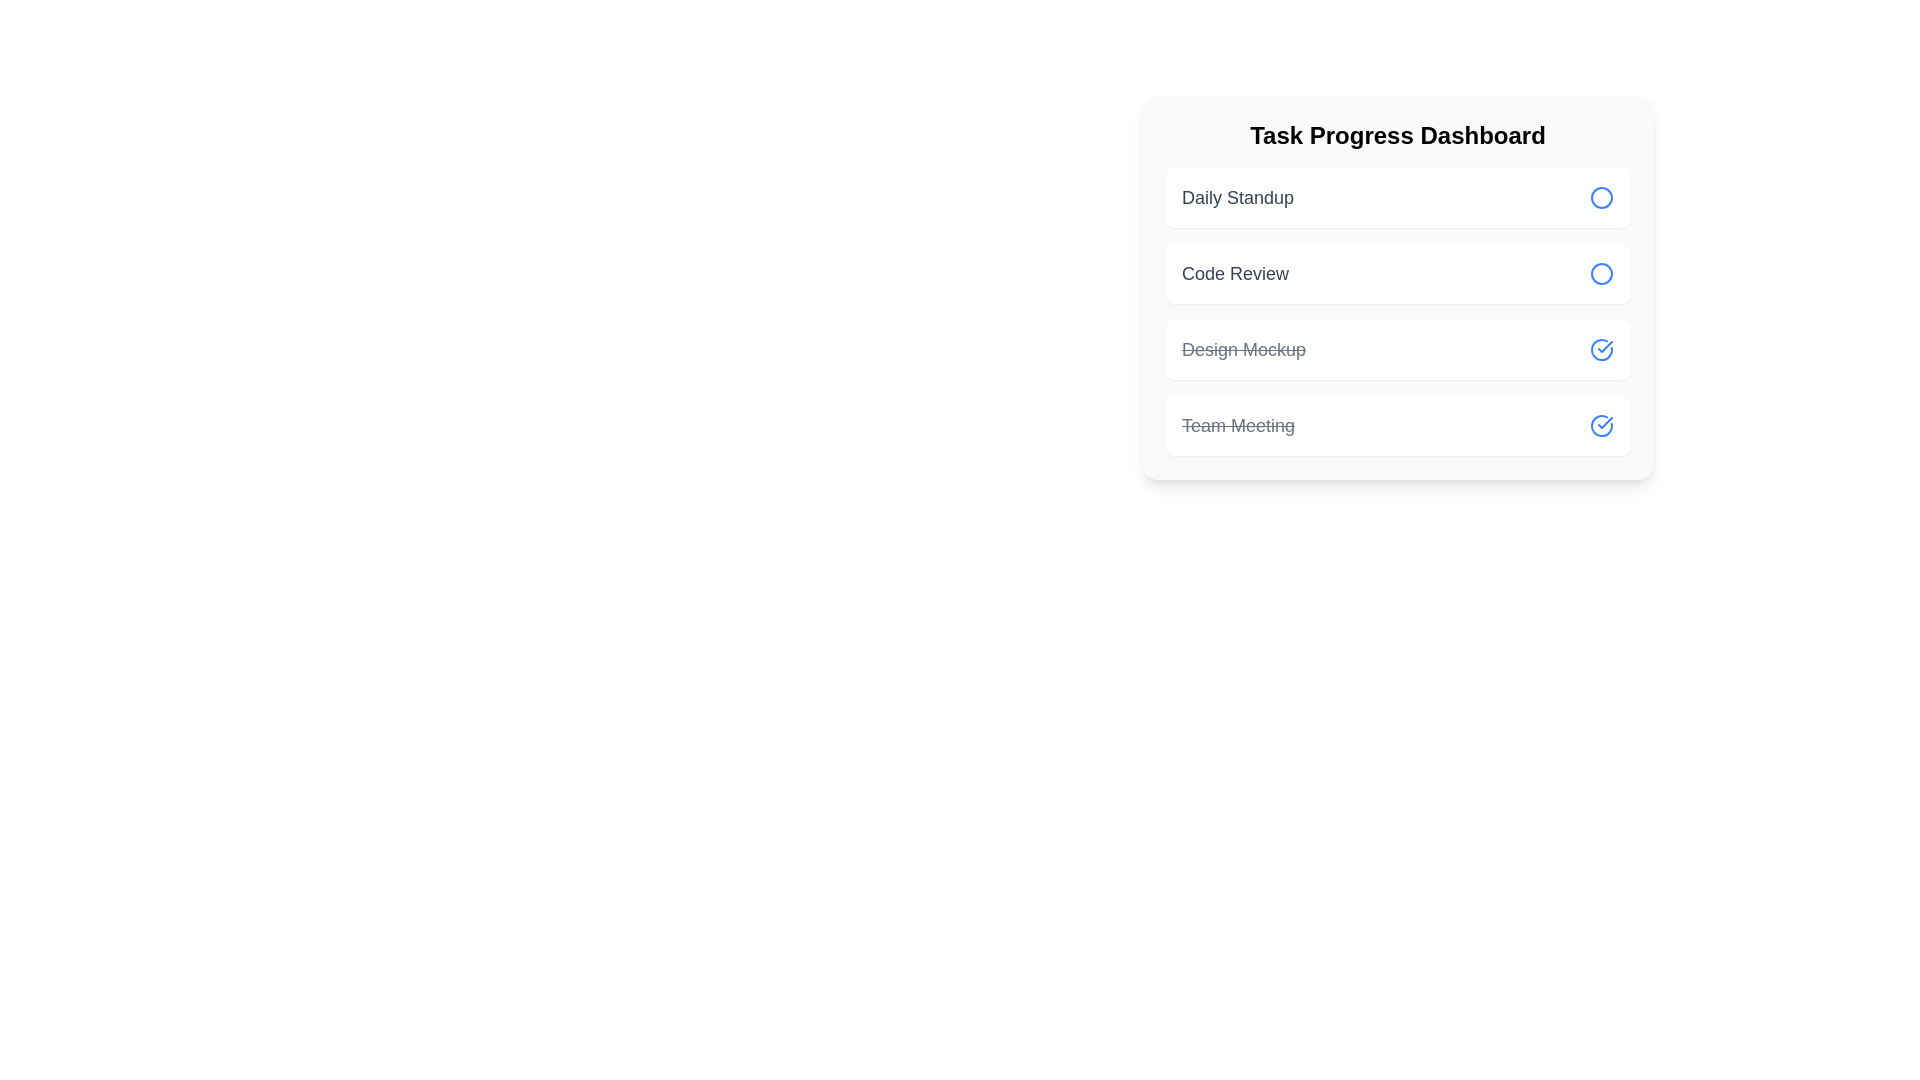 This screenshot has height=1080, width=1920. What do you see at coordinates (1602, 197) in the screenshot?
I see `the circular icon representing the unchecked or in-progress state of the 'Daily Standup' task` at bounding box center [1602, 197].